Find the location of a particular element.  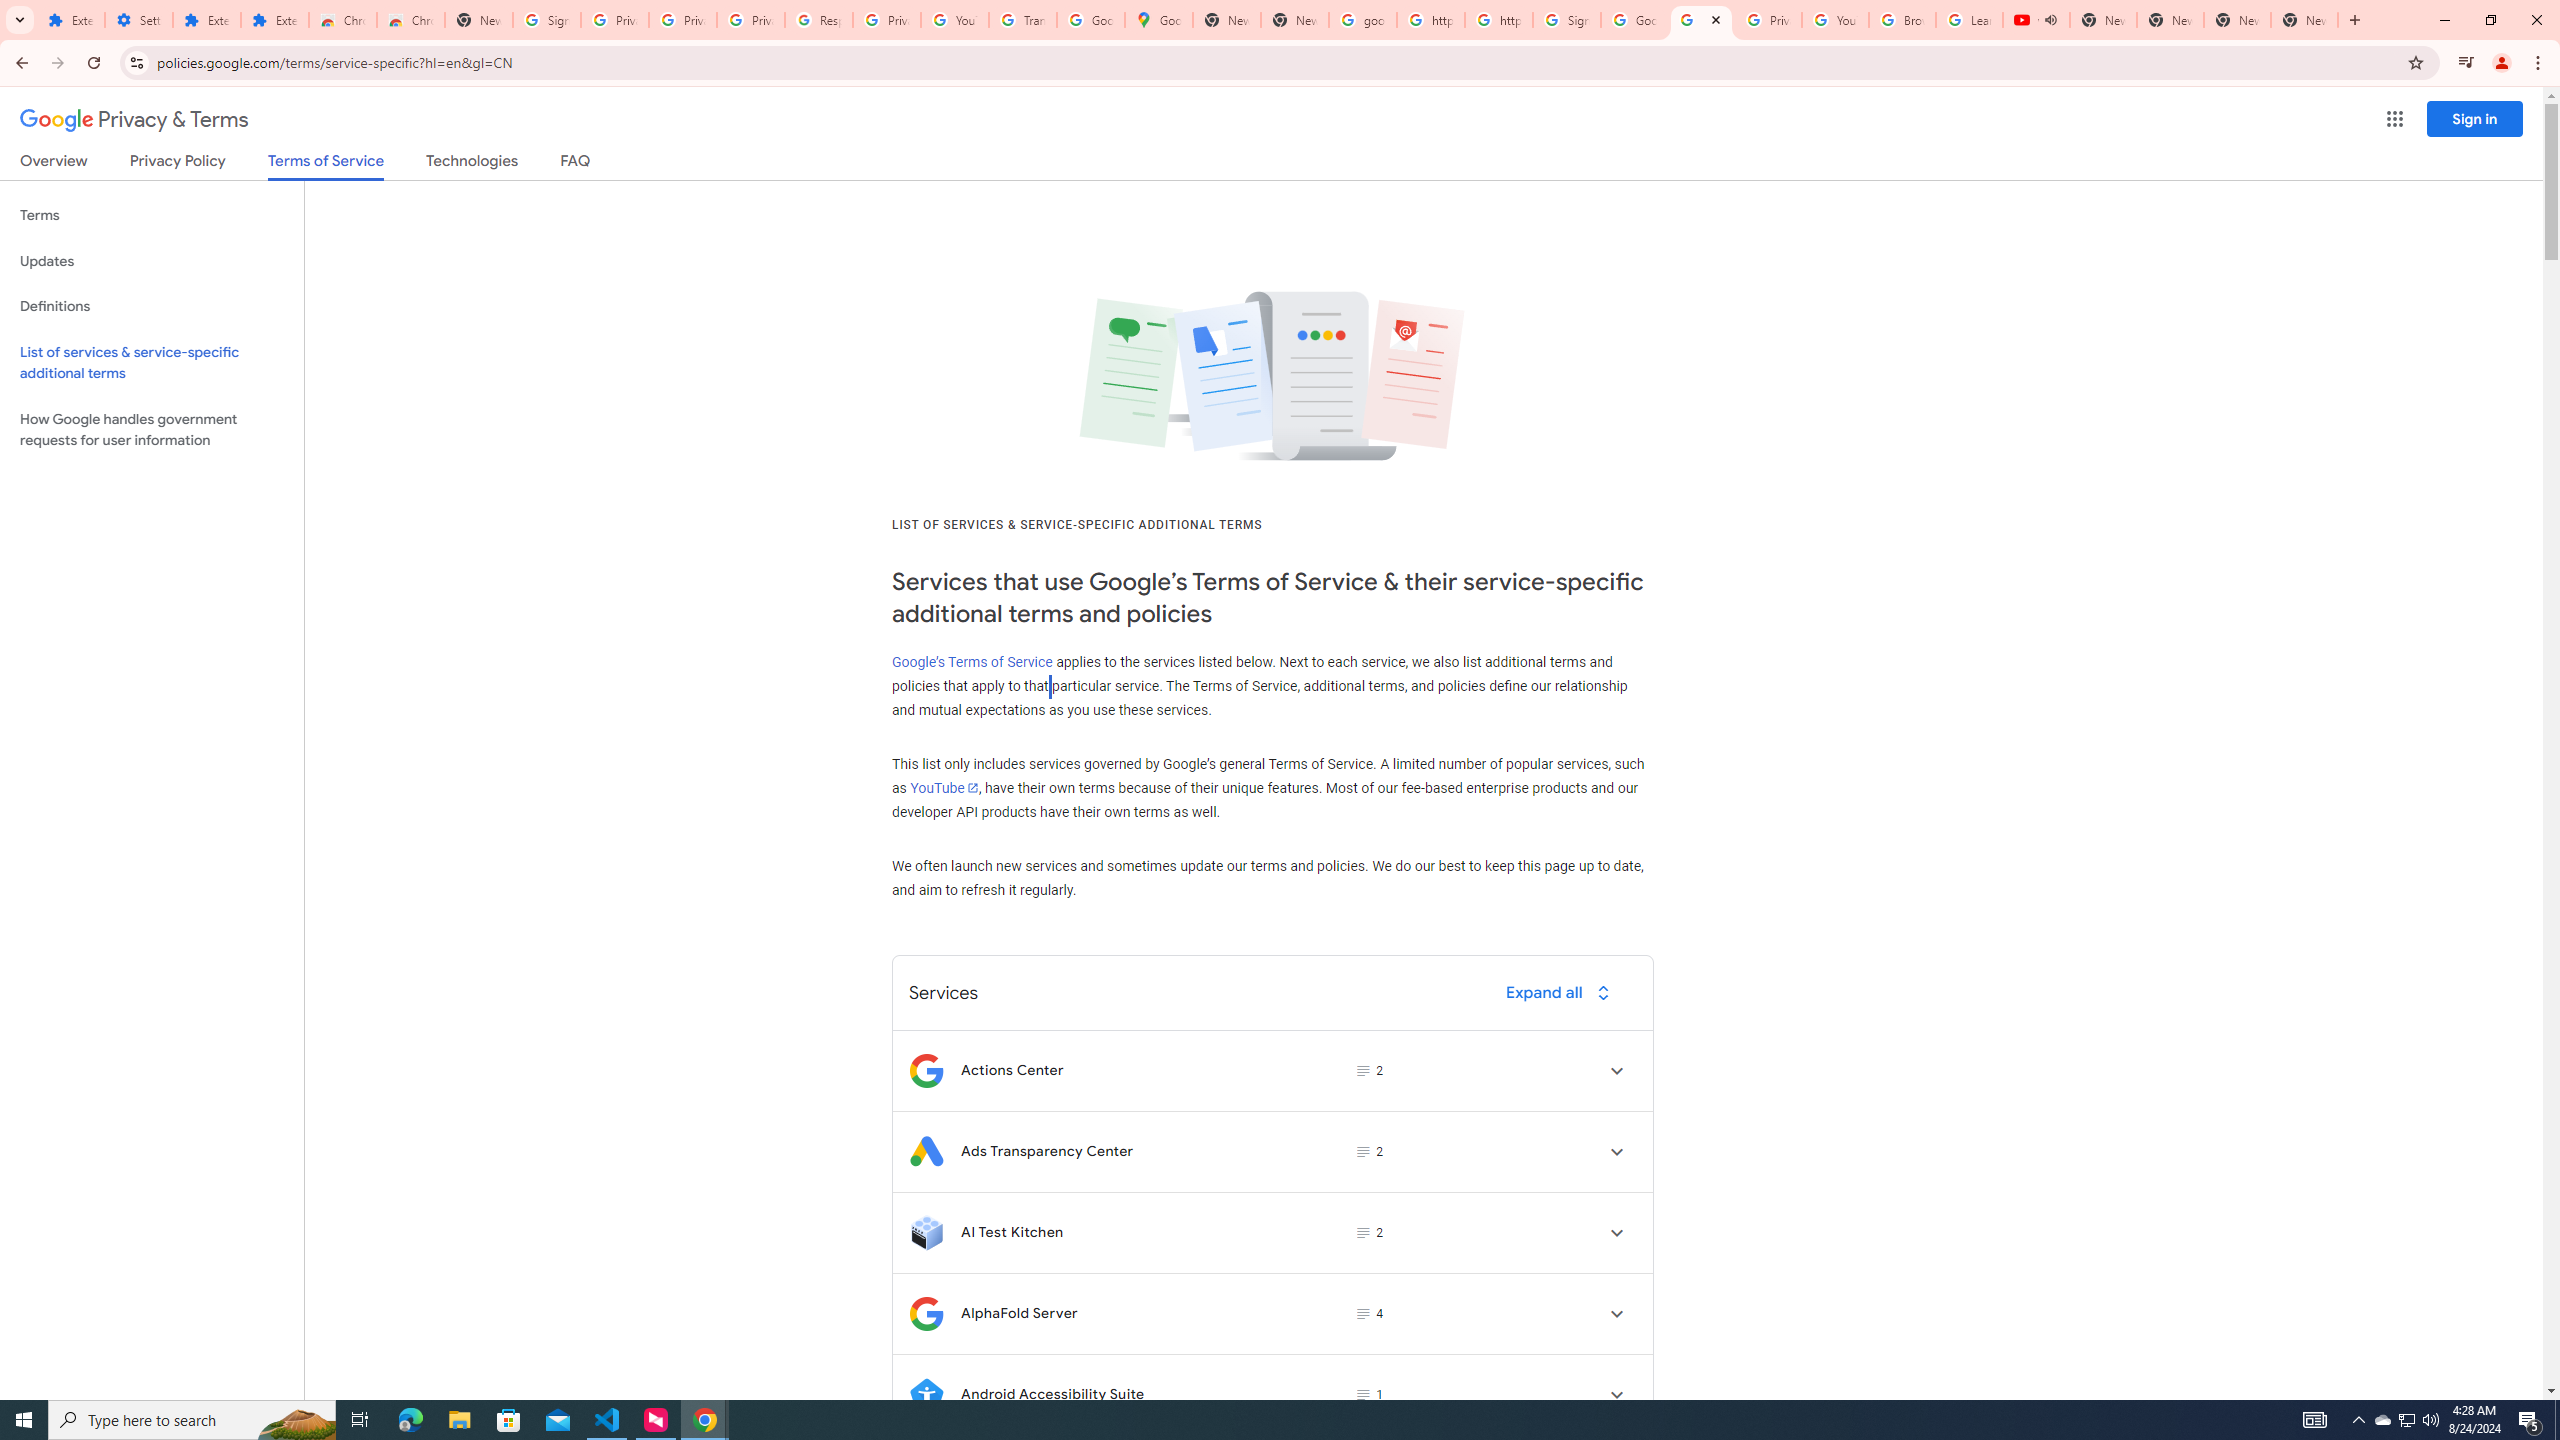

'Logo for AI Test Kitchen' is located at coordinates (925, 1232).